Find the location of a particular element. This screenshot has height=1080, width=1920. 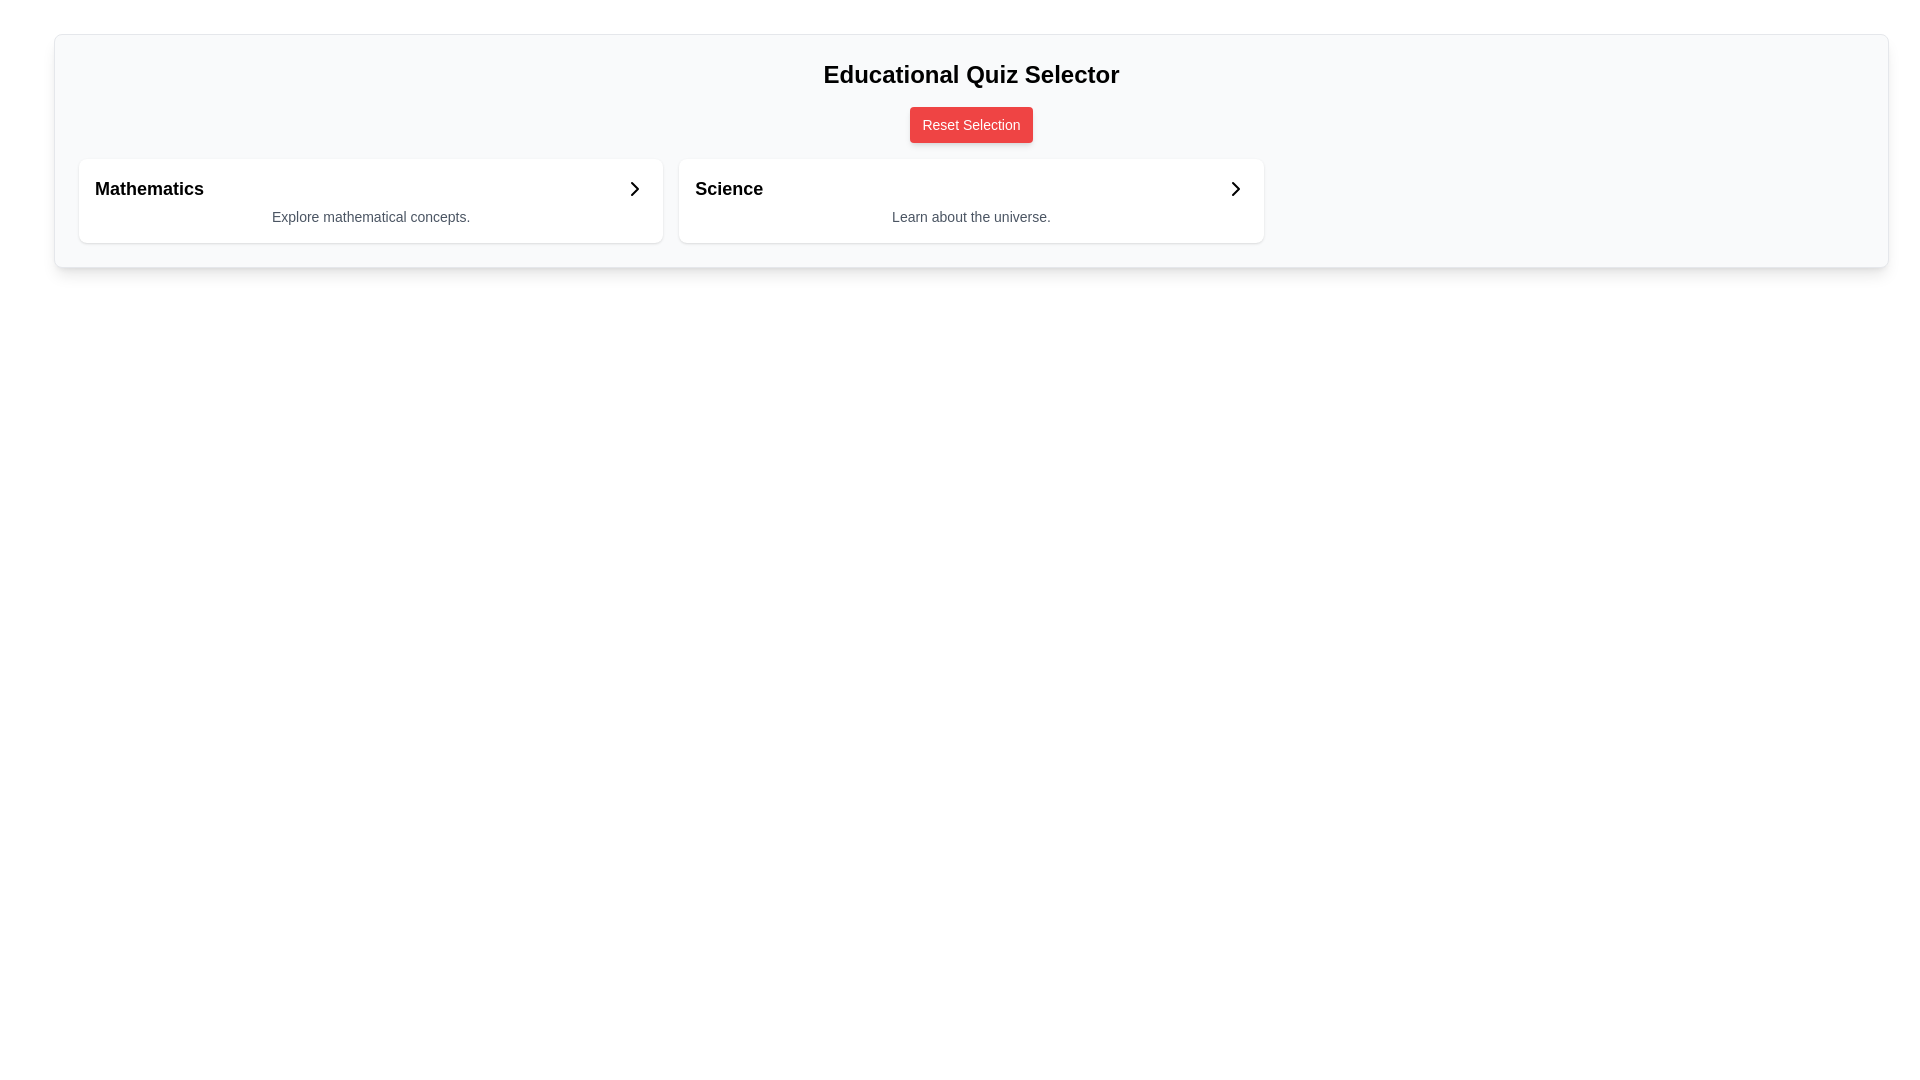

the 'Science' text label, which is a bold category title located above the center of the layout in the second column of two menu options is located at coordinates (728, 189).